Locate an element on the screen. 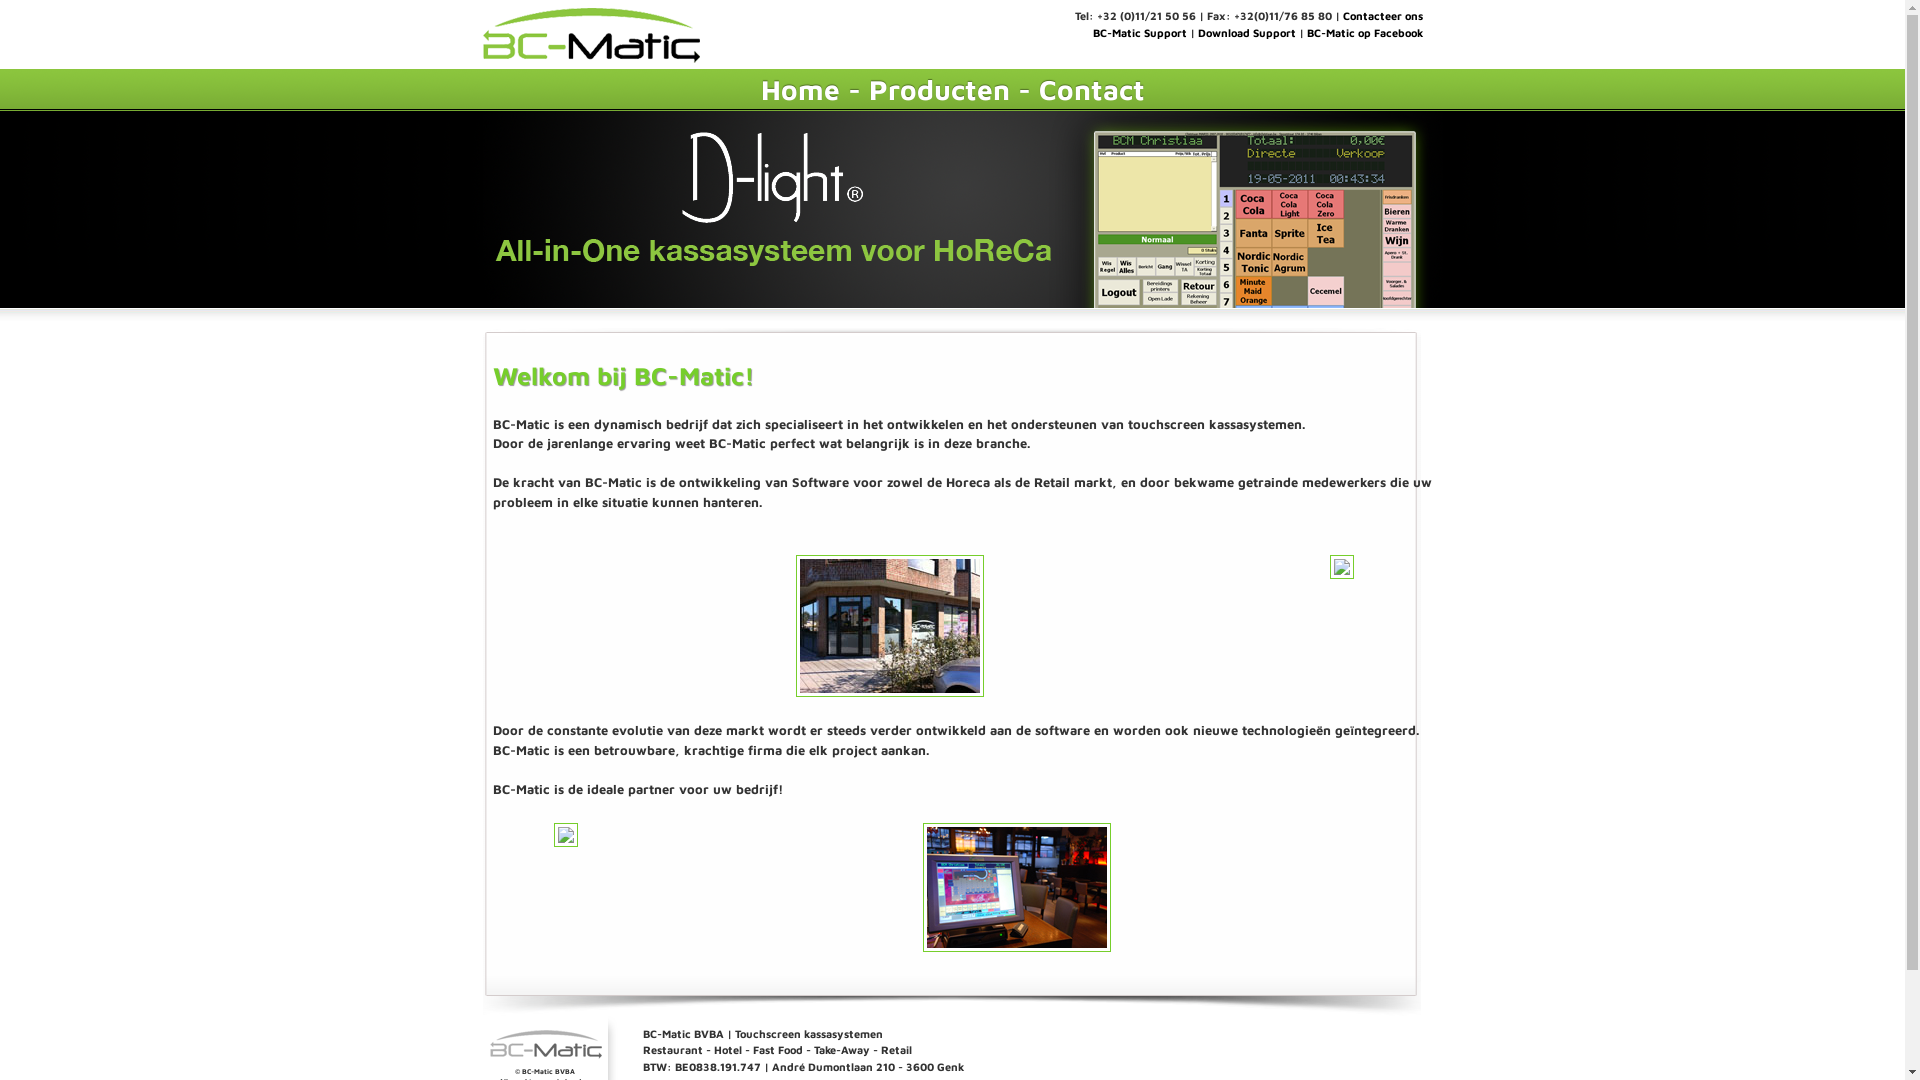 The height and width of the screenshot is (1080, 1920). 'Contact' is located at coordinates (1089, 88).